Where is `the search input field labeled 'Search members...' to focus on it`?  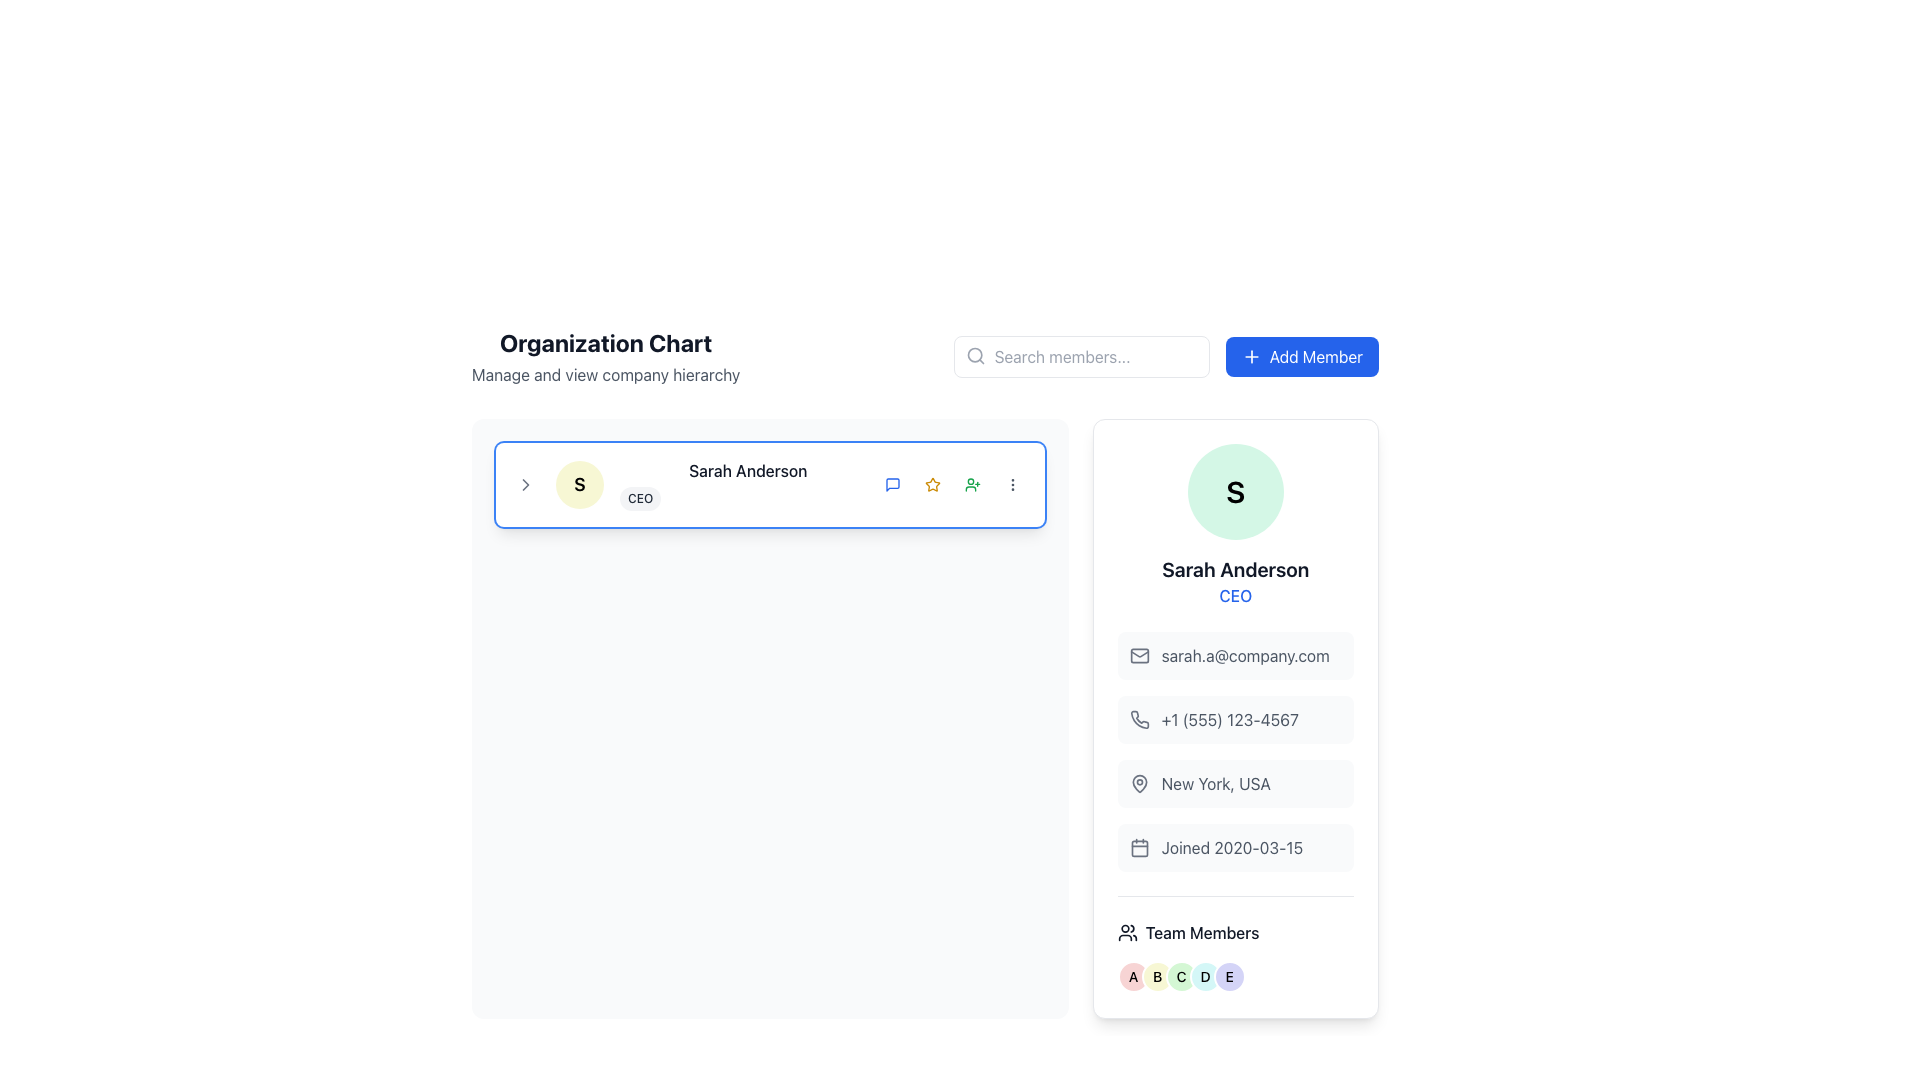 the search input field labeled 'Search members...' to focus on it is located at coordinates (1080, 356).